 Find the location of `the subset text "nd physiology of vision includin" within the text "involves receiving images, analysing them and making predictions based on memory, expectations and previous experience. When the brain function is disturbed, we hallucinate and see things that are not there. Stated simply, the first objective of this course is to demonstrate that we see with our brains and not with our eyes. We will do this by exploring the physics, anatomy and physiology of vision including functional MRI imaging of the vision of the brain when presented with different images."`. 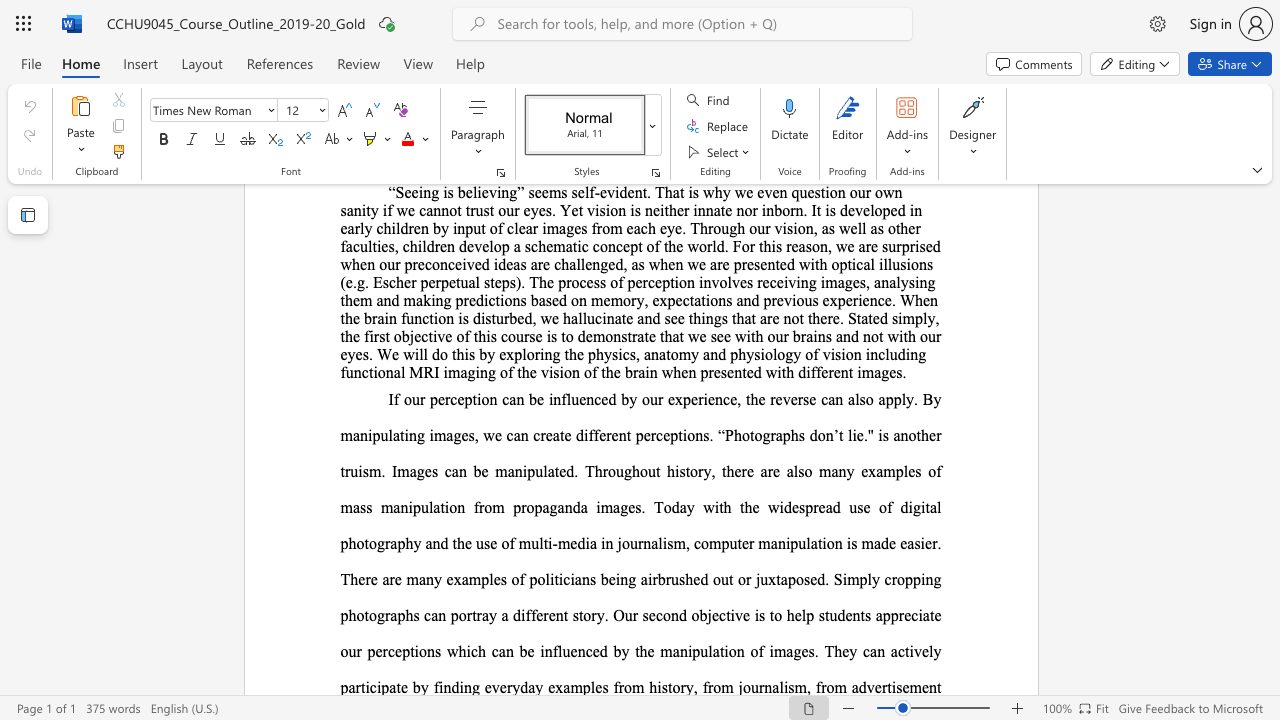

the subset text "nd physiology of vision includin" within the text "involves receiving images, analysing them and making predictions based on memory, expectations and previous experience. When the brain function is disturbed, we hallucinate and see things that are not there. Stated simply, the first objective of this course is to demonstrate that we see with our brains and not with our eyes. We will do this by exploring the physics, anatomy and physiology of vision including functional MRI imaging of the vision of the brain when presented with different images." is located at coordinates (710, 353).